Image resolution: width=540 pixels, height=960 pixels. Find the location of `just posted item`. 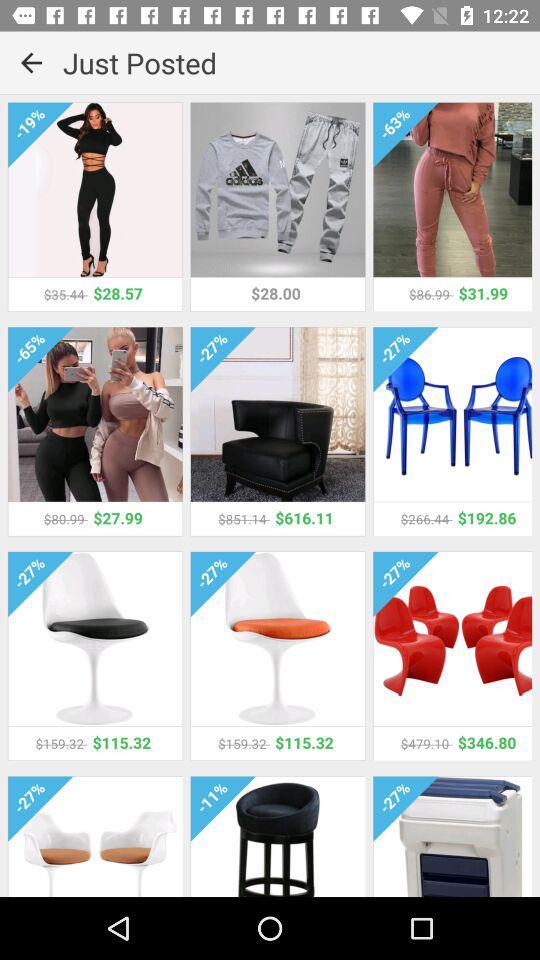

just posted item is located at coordinates (300, 62).